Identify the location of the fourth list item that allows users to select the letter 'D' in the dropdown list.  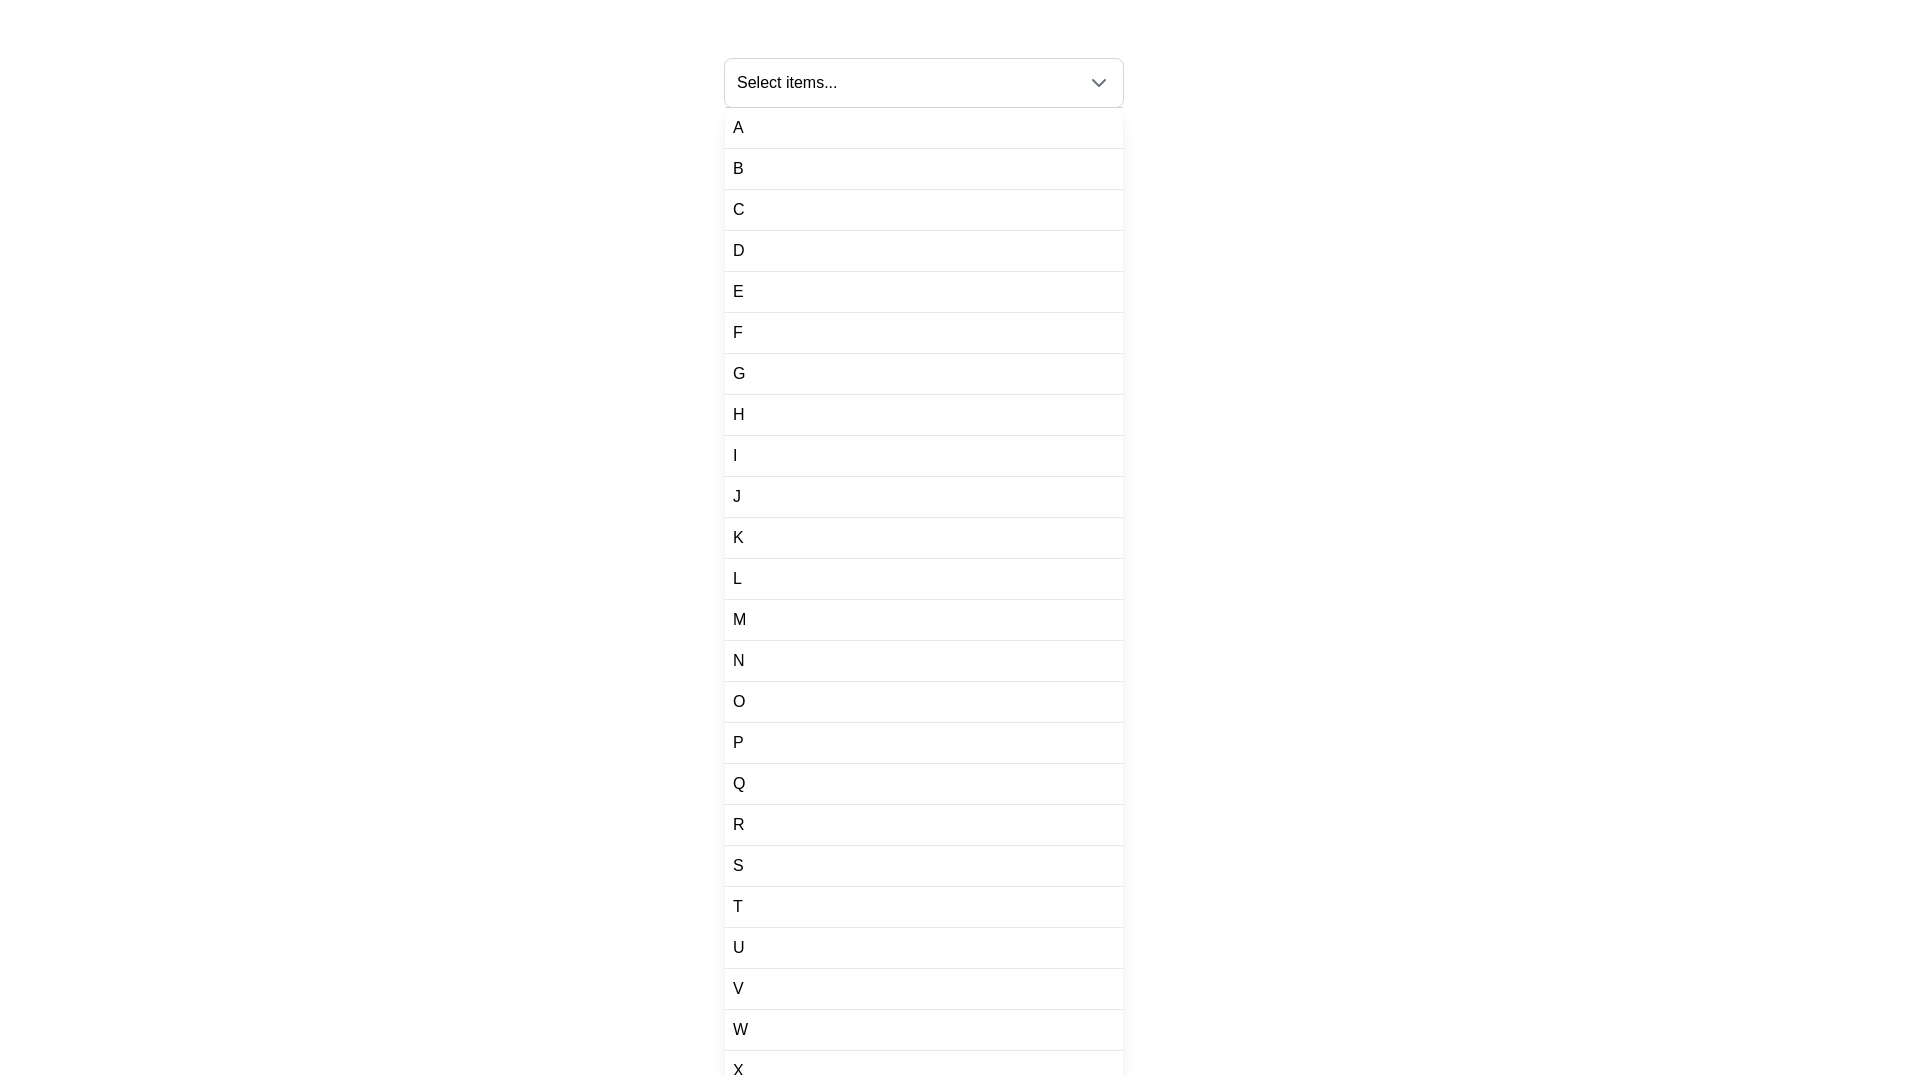
(923, 250).